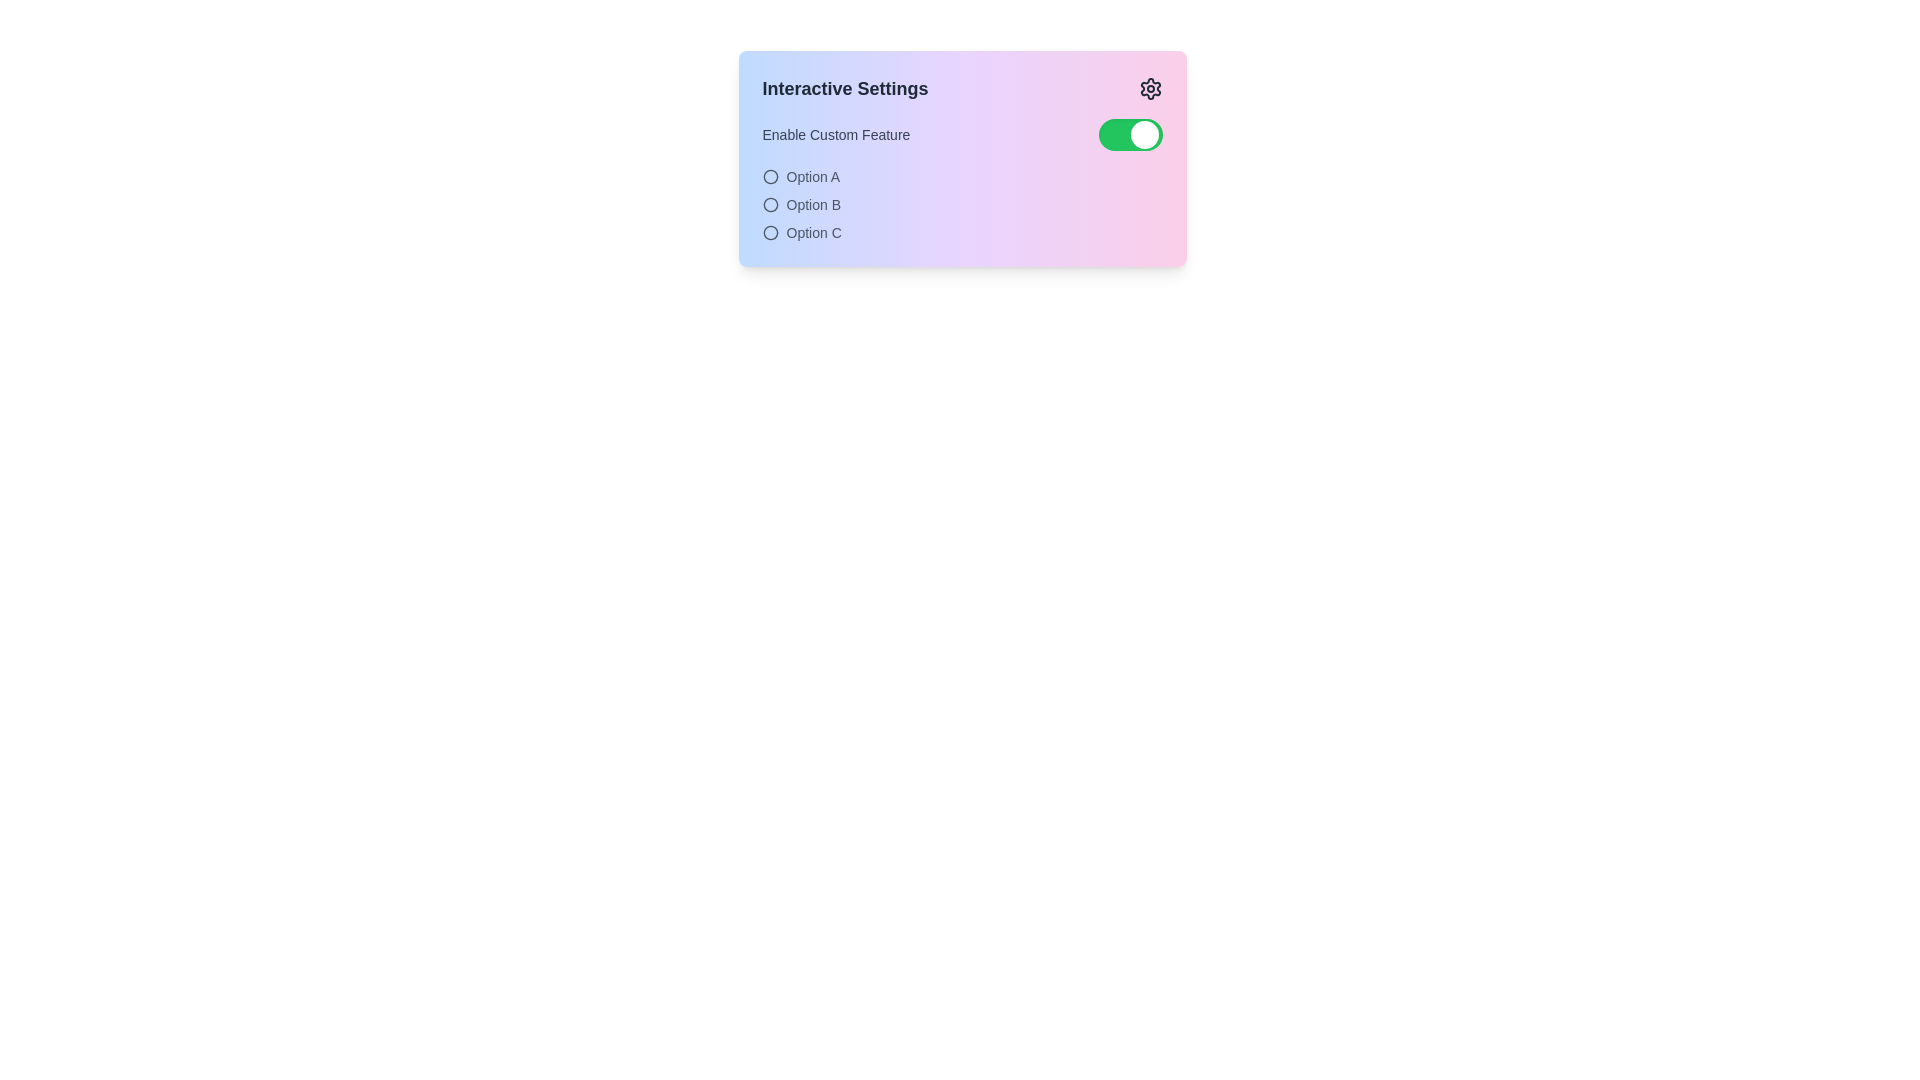  Describe the element at coordinates (962, 181) in the screenshot. I see `the labels in the 'Interactive Settings' section of the Settings panel` at that location.